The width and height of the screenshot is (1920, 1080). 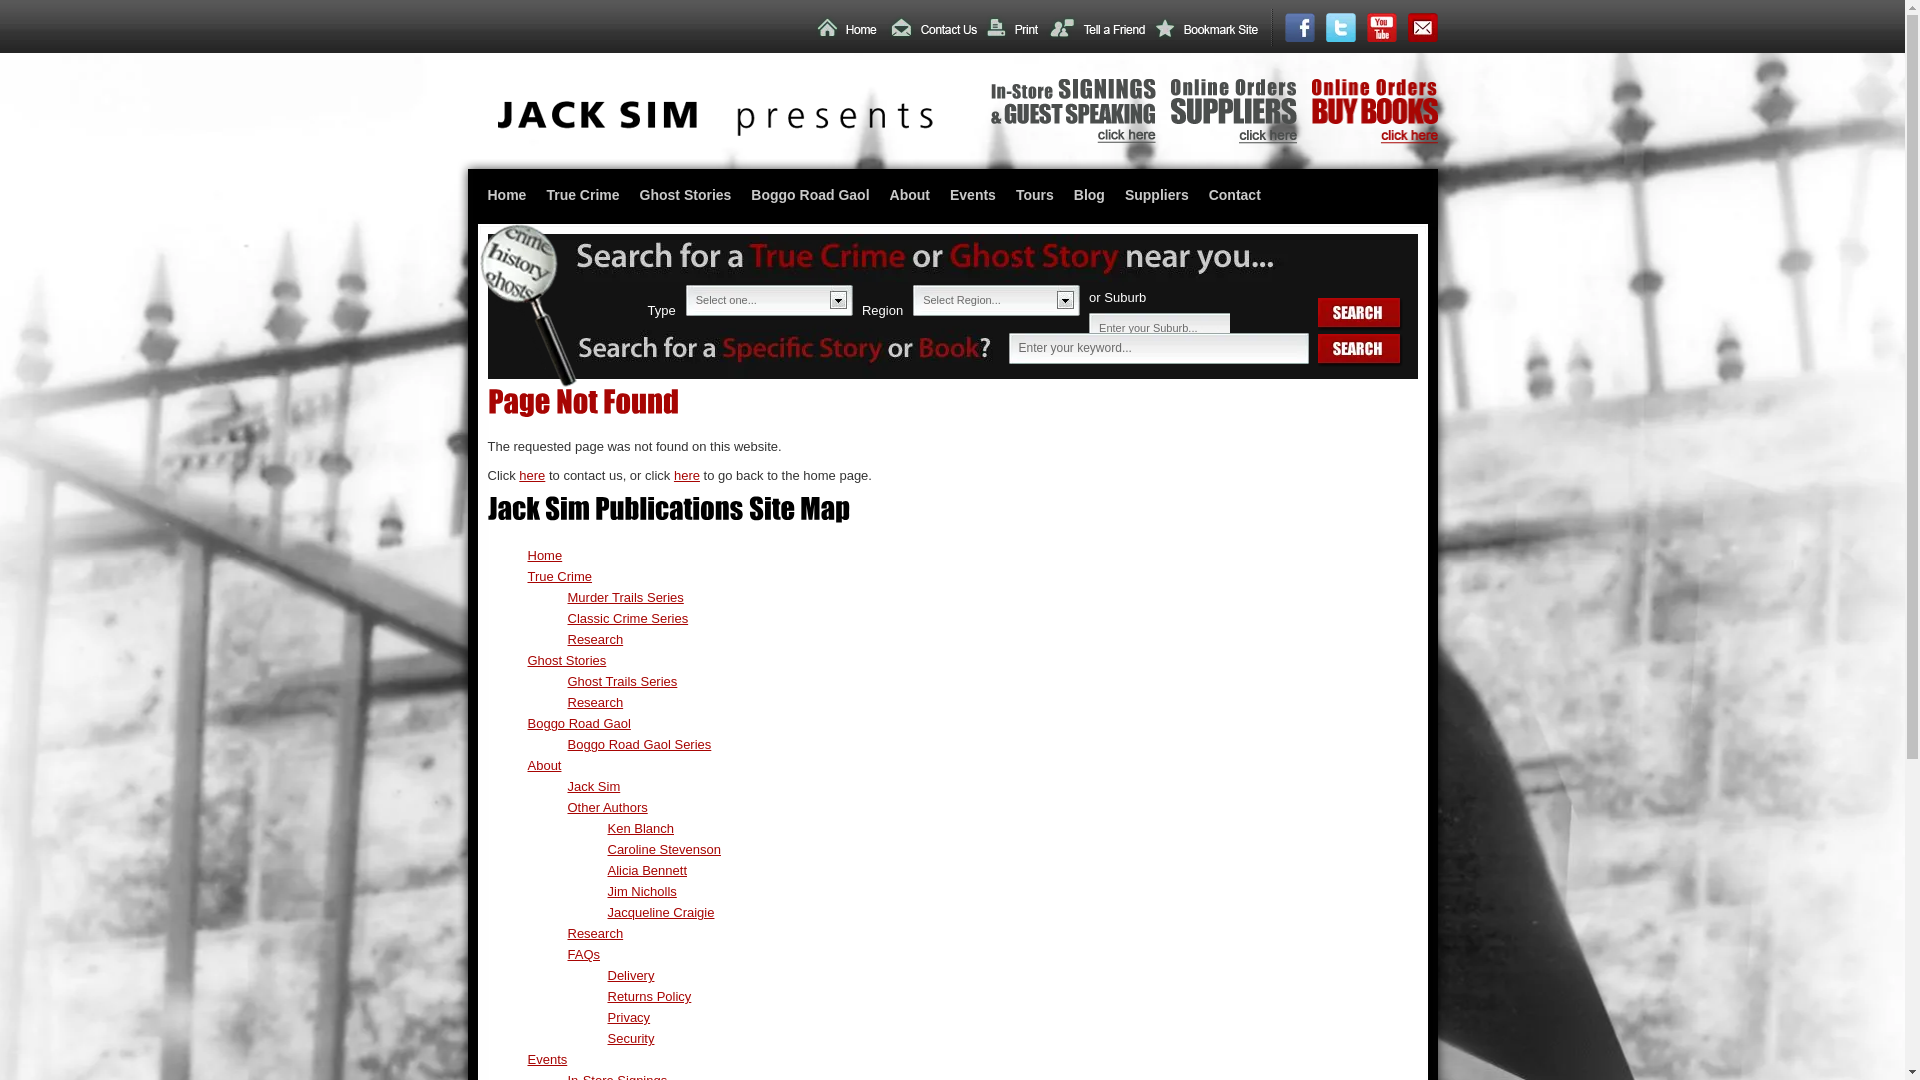 What do you see at coordinates (594, 701) in the screenshot?
I see `'Research'` at bounding box center [594, 701].